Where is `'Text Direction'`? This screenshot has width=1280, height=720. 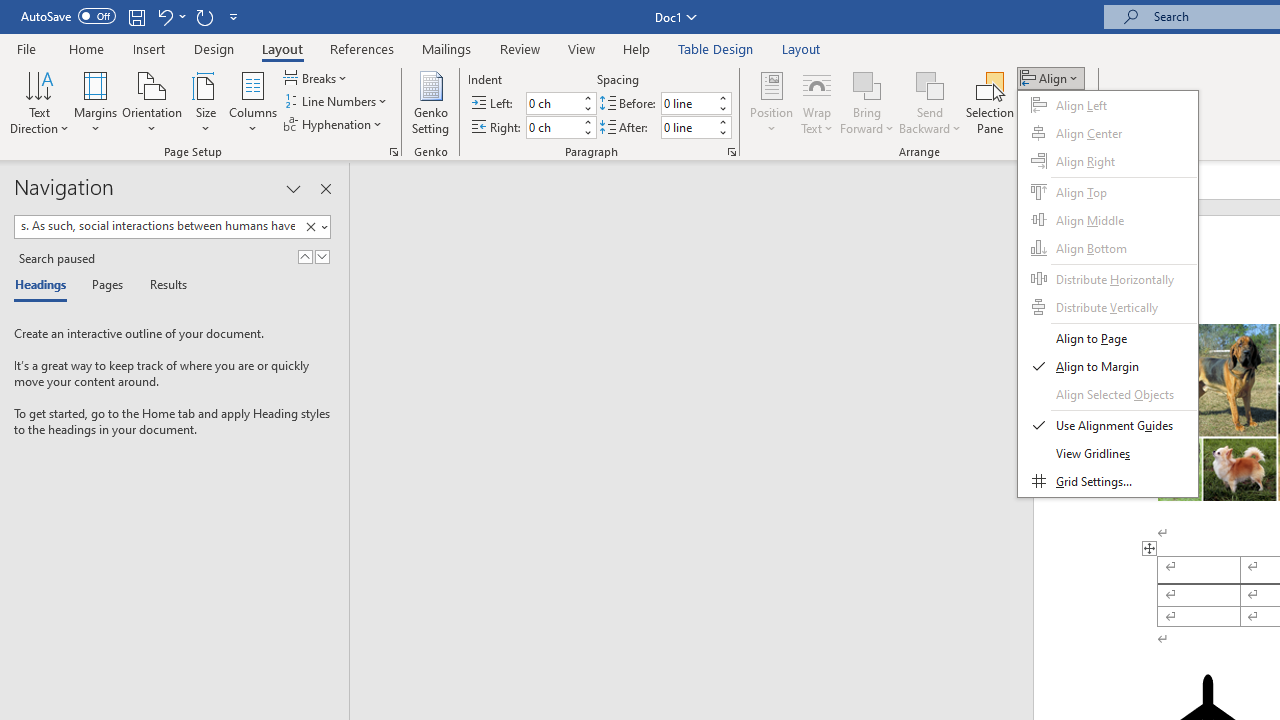 'Text Direction' is located at coordinates (39, 103).